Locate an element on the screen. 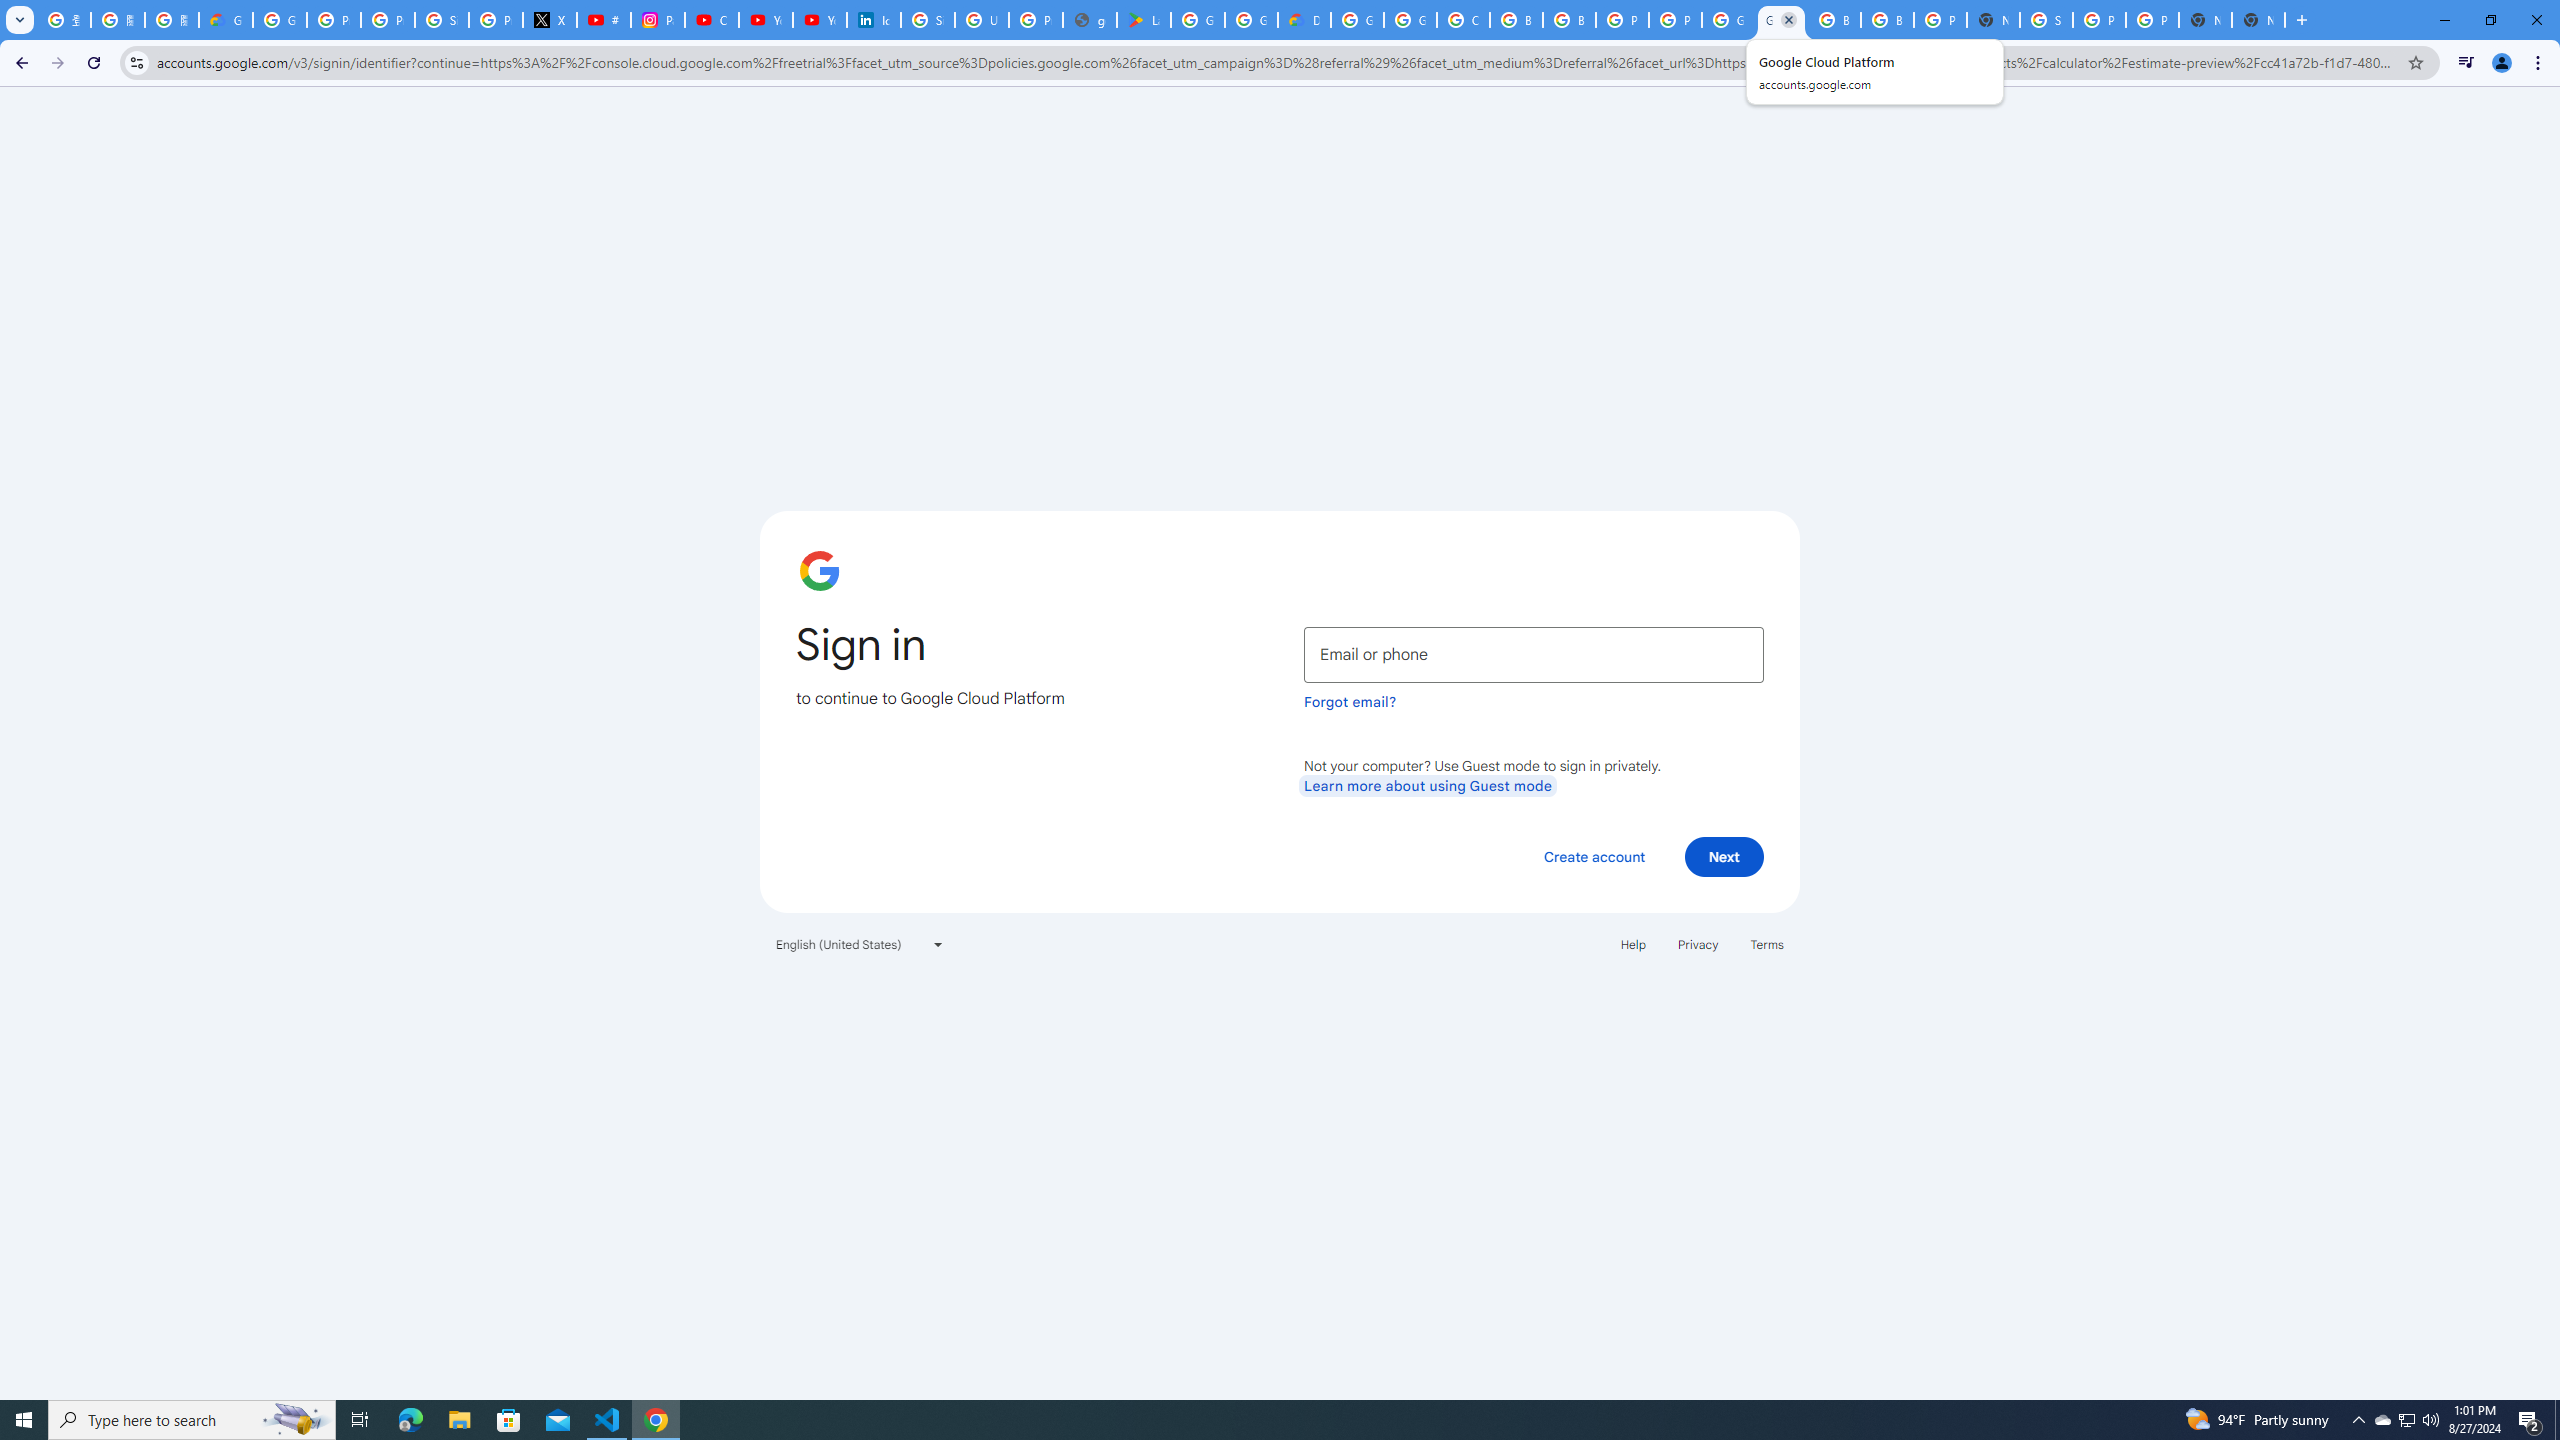 This screenshot has height=1440, width=2560. '#nbabasketballhighlights - YouTube' is located at coordinates (603, 19).